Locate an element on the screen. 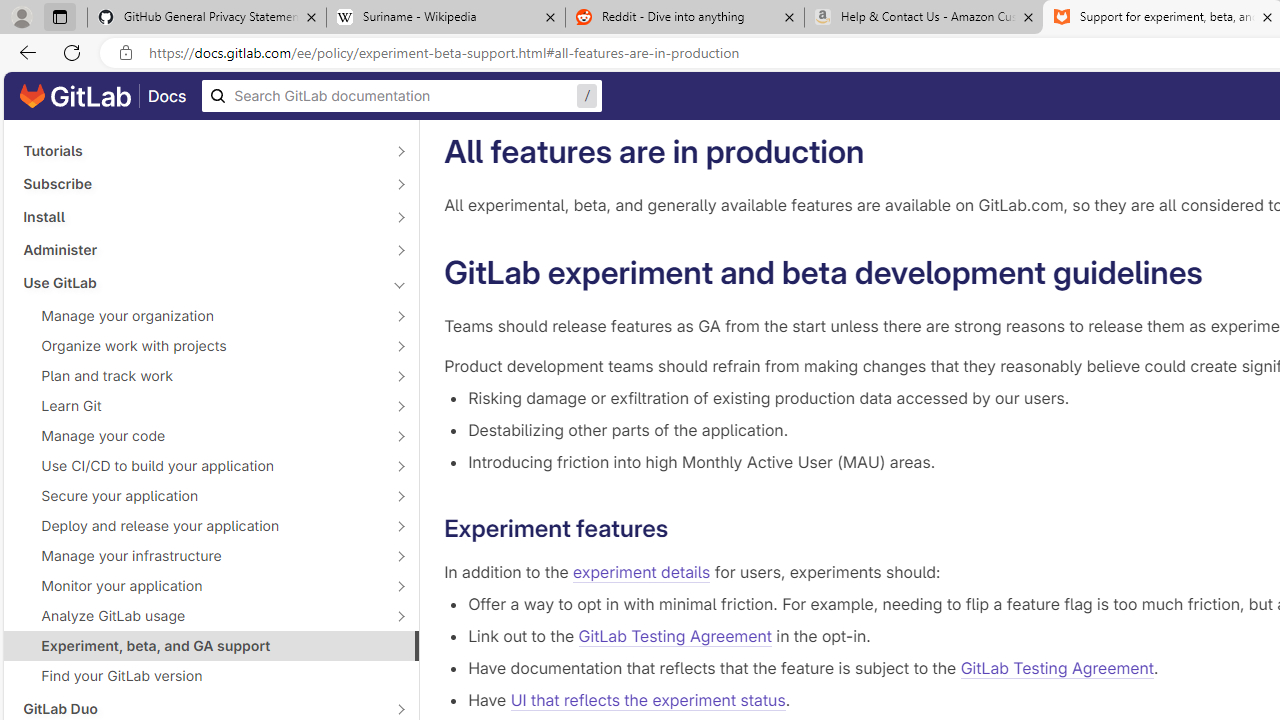 The height and width of the screenshot is (720, 1280). 'GitLab documentation home' is located at coordinates (75, 96).